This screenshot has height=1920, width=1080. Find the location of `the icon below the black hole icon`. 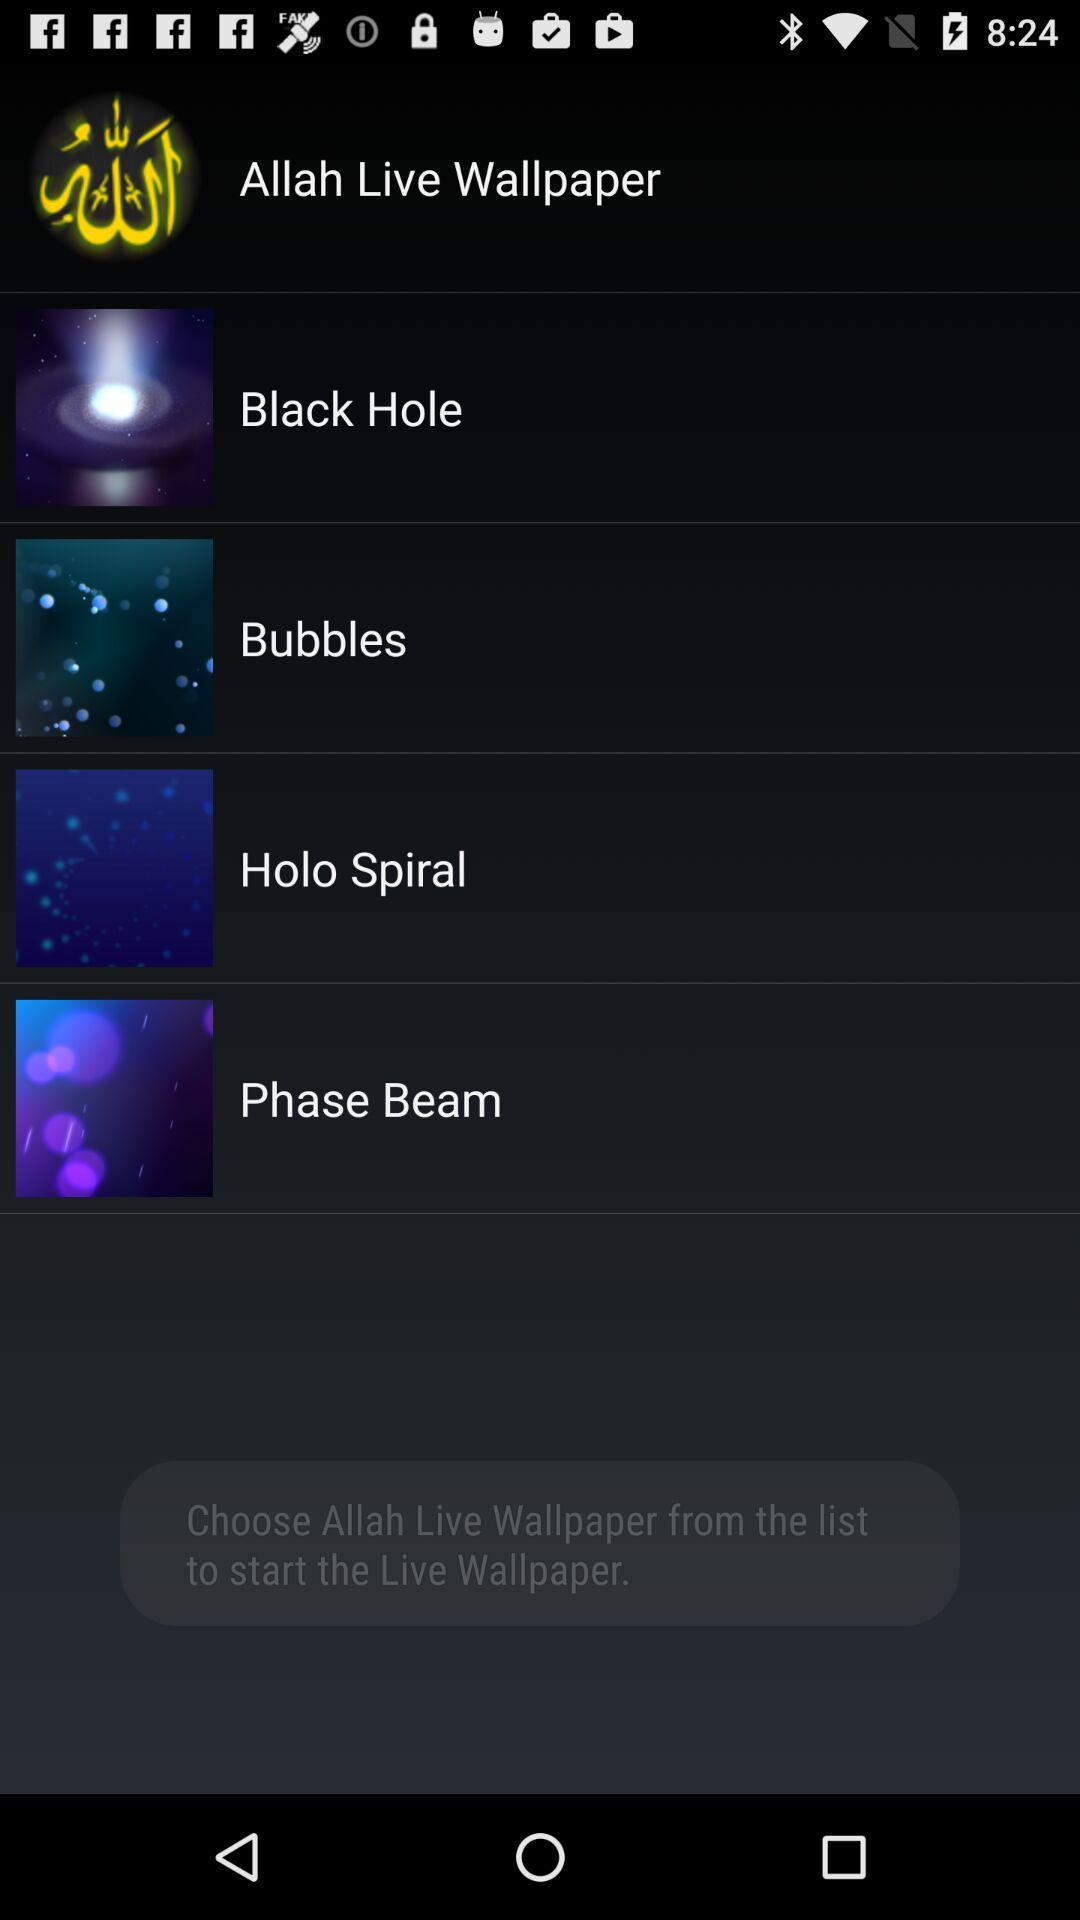

the icon below the black hole icon is located at coordinates (322, 636).